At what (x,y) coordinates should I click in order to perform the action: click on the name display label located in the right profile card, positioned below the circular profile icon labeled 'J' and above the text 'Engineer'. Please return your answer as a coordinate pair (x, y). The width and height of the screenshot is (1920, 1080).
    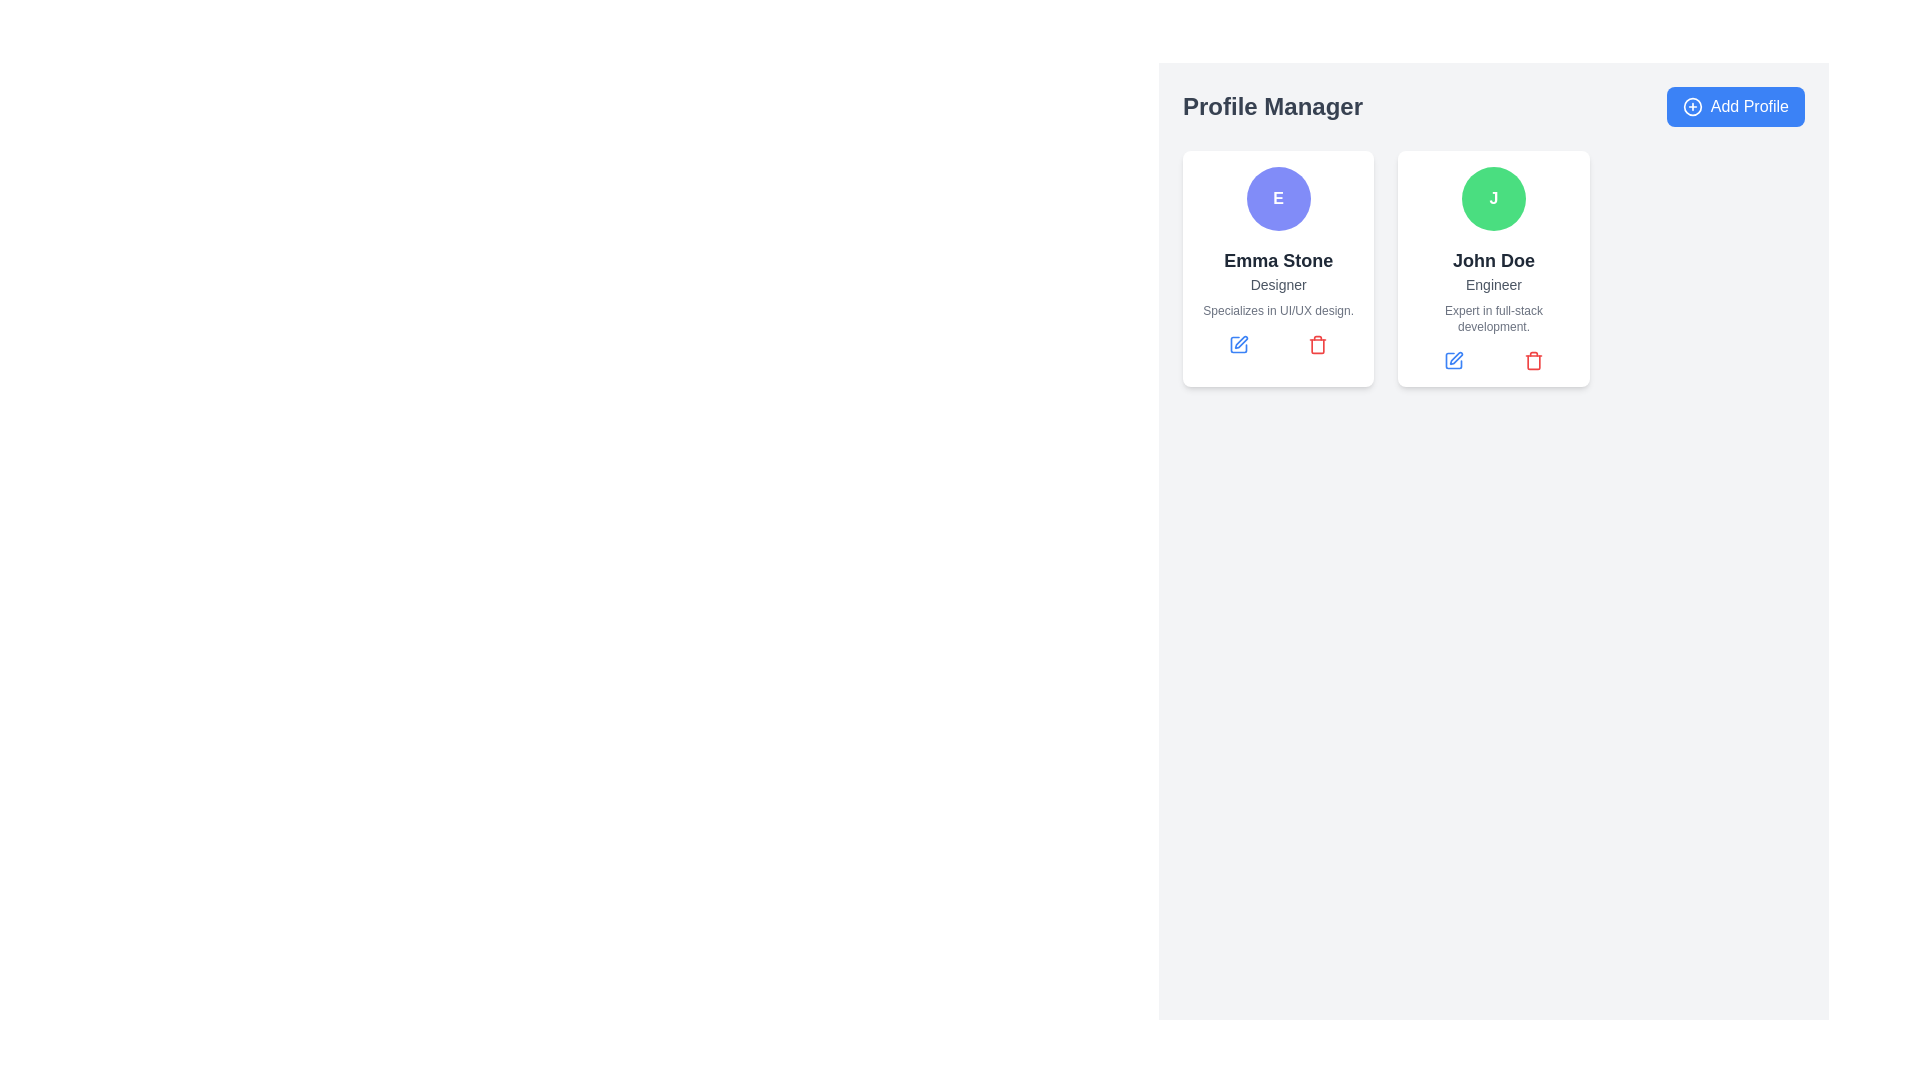
    Looking at the image, I should click on (1493, 260).